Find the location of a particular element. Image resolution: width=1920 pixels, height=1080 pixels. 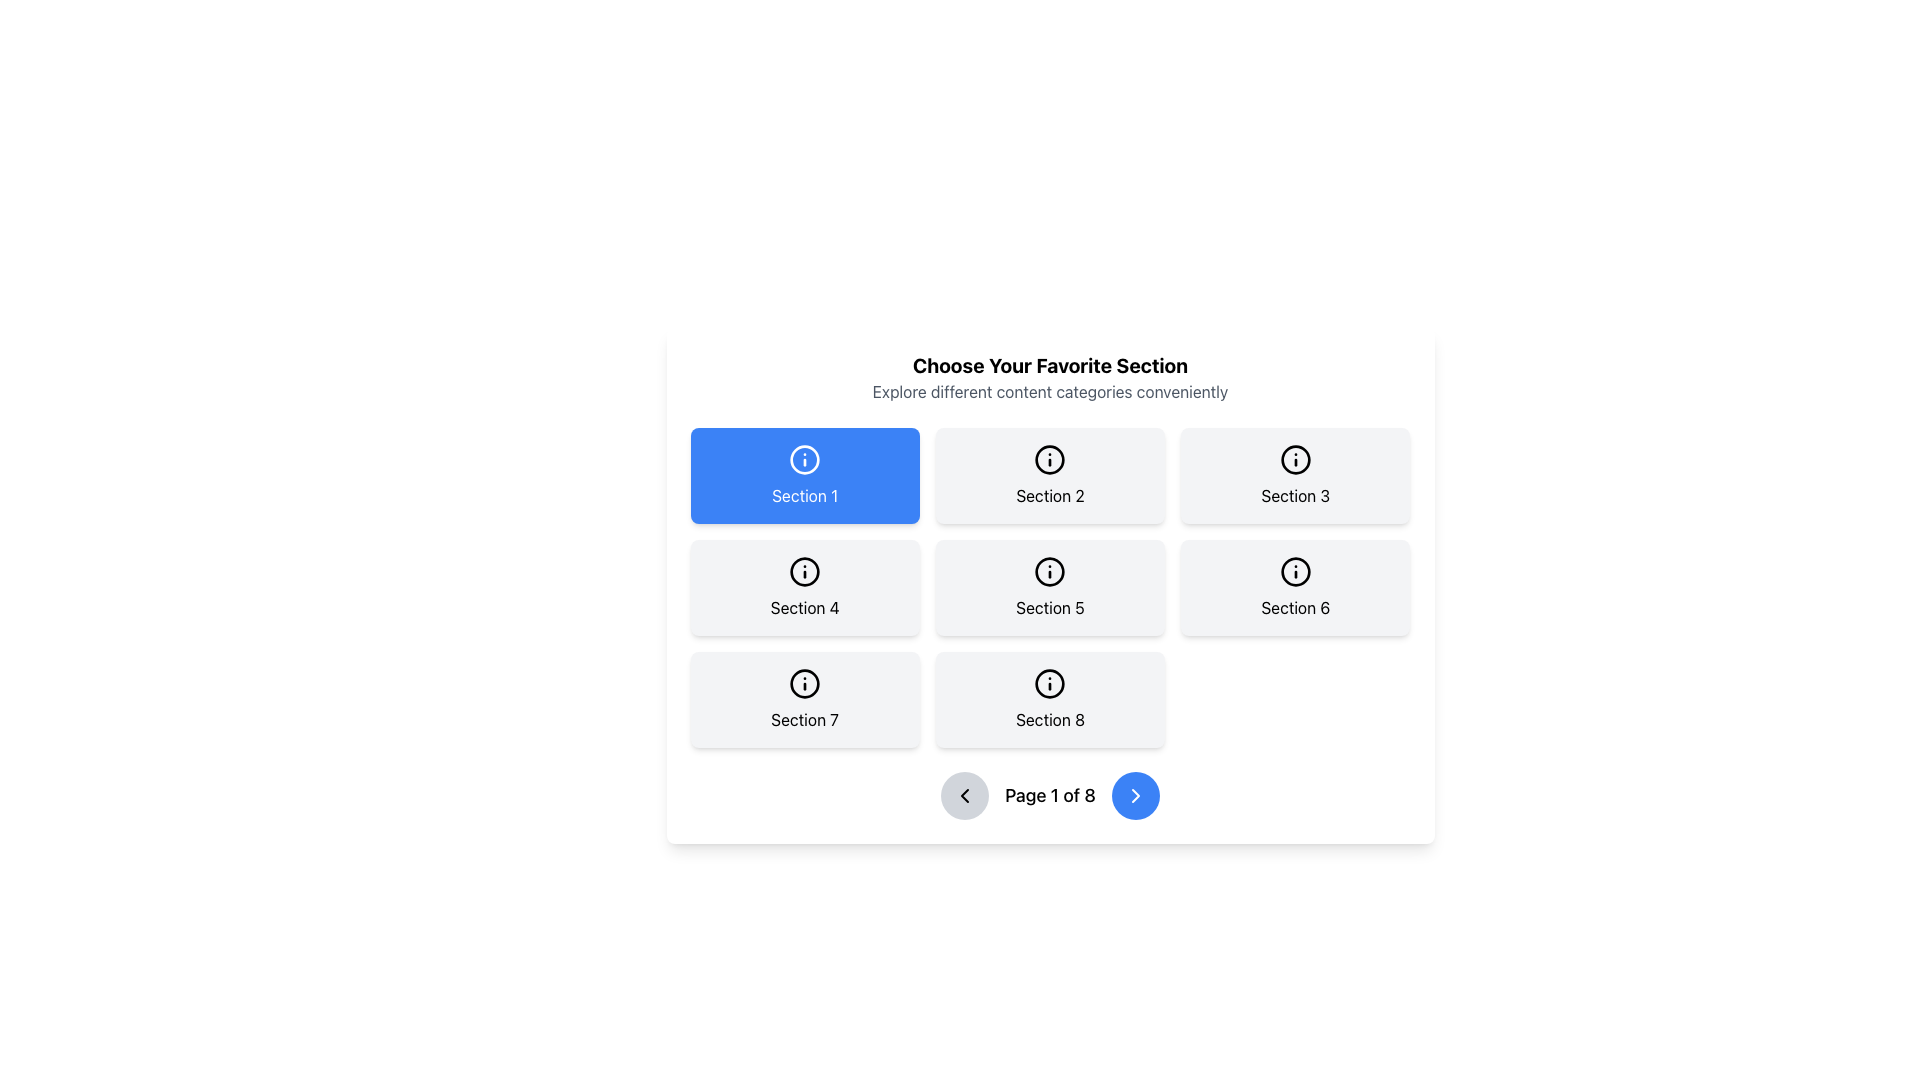

the text block that displays the title 'Choose Your Favorite Section' and the subtitle 'Explore different content categories conveniently', located at the top of a central card layout is located at coordinates (1049, 378).